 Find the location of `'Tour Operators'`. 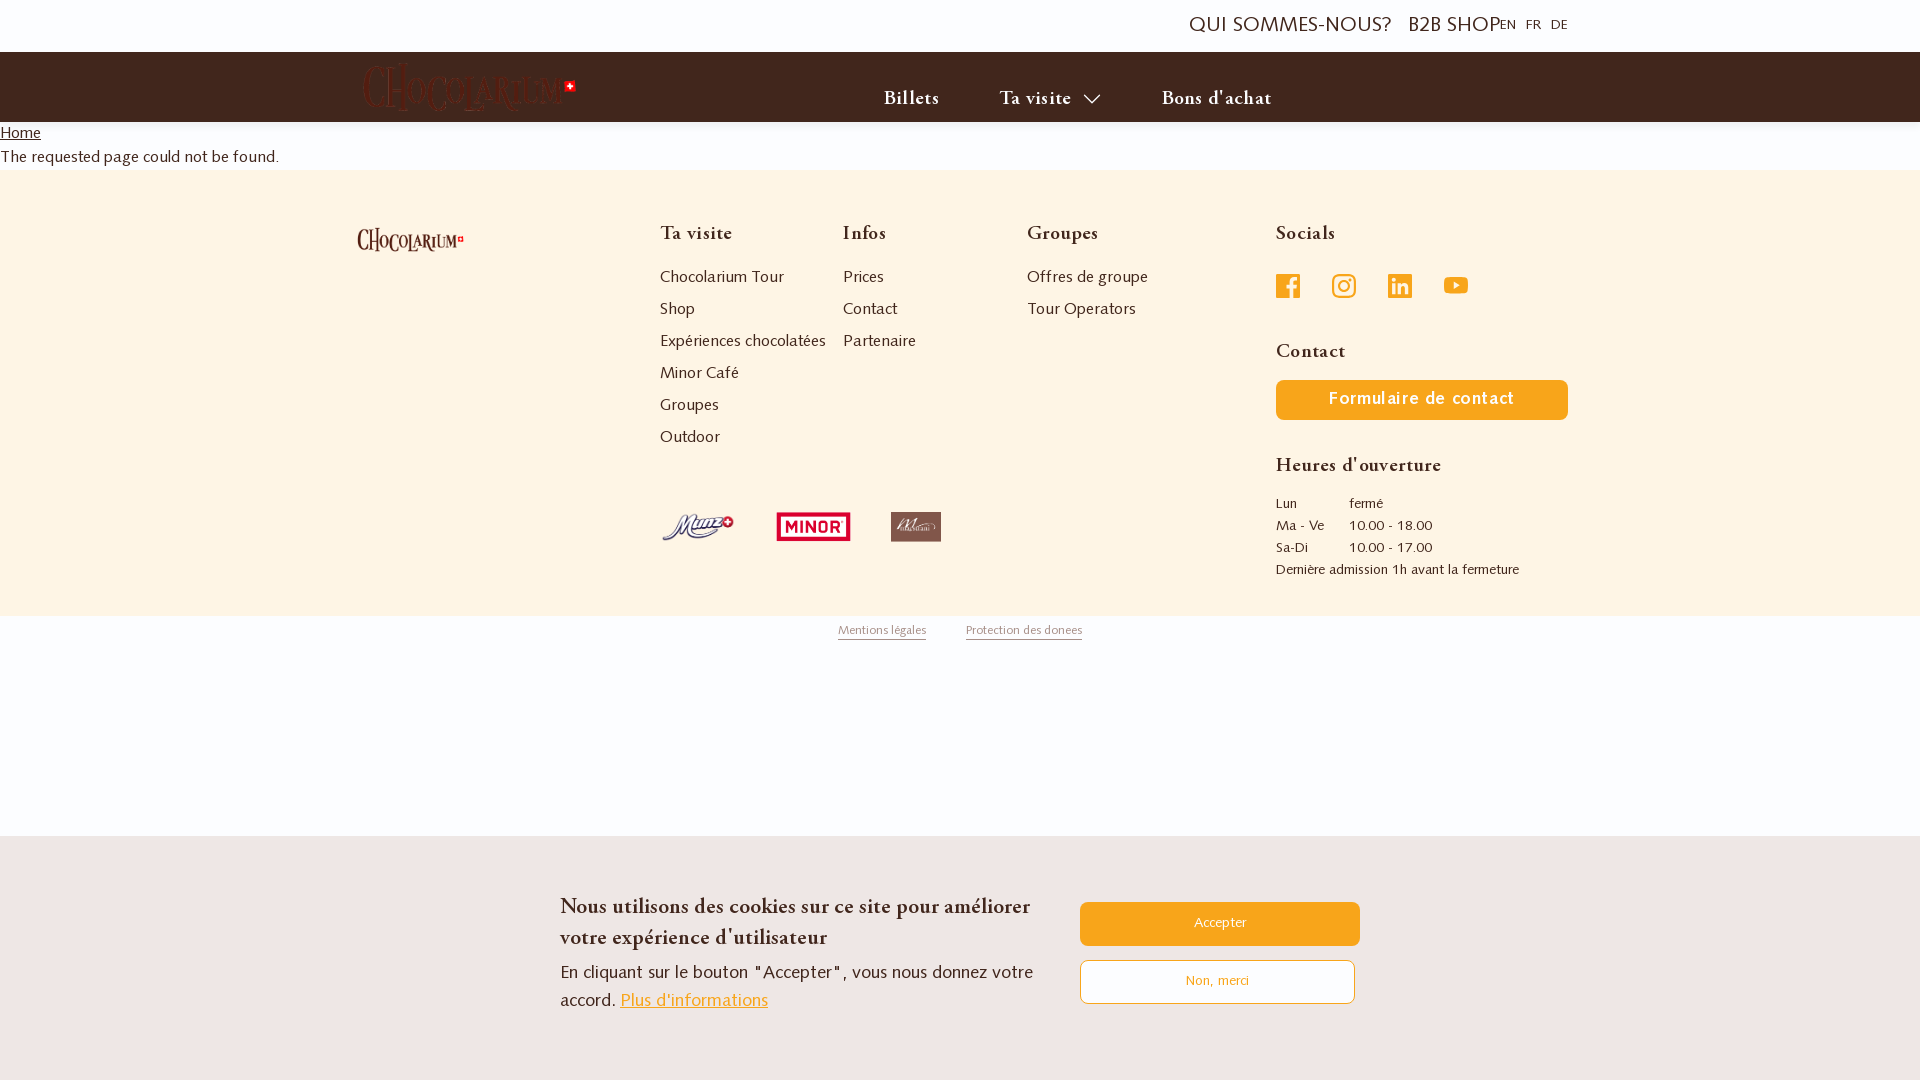

'Tour Operators' is located at coordinates (1080, 309).